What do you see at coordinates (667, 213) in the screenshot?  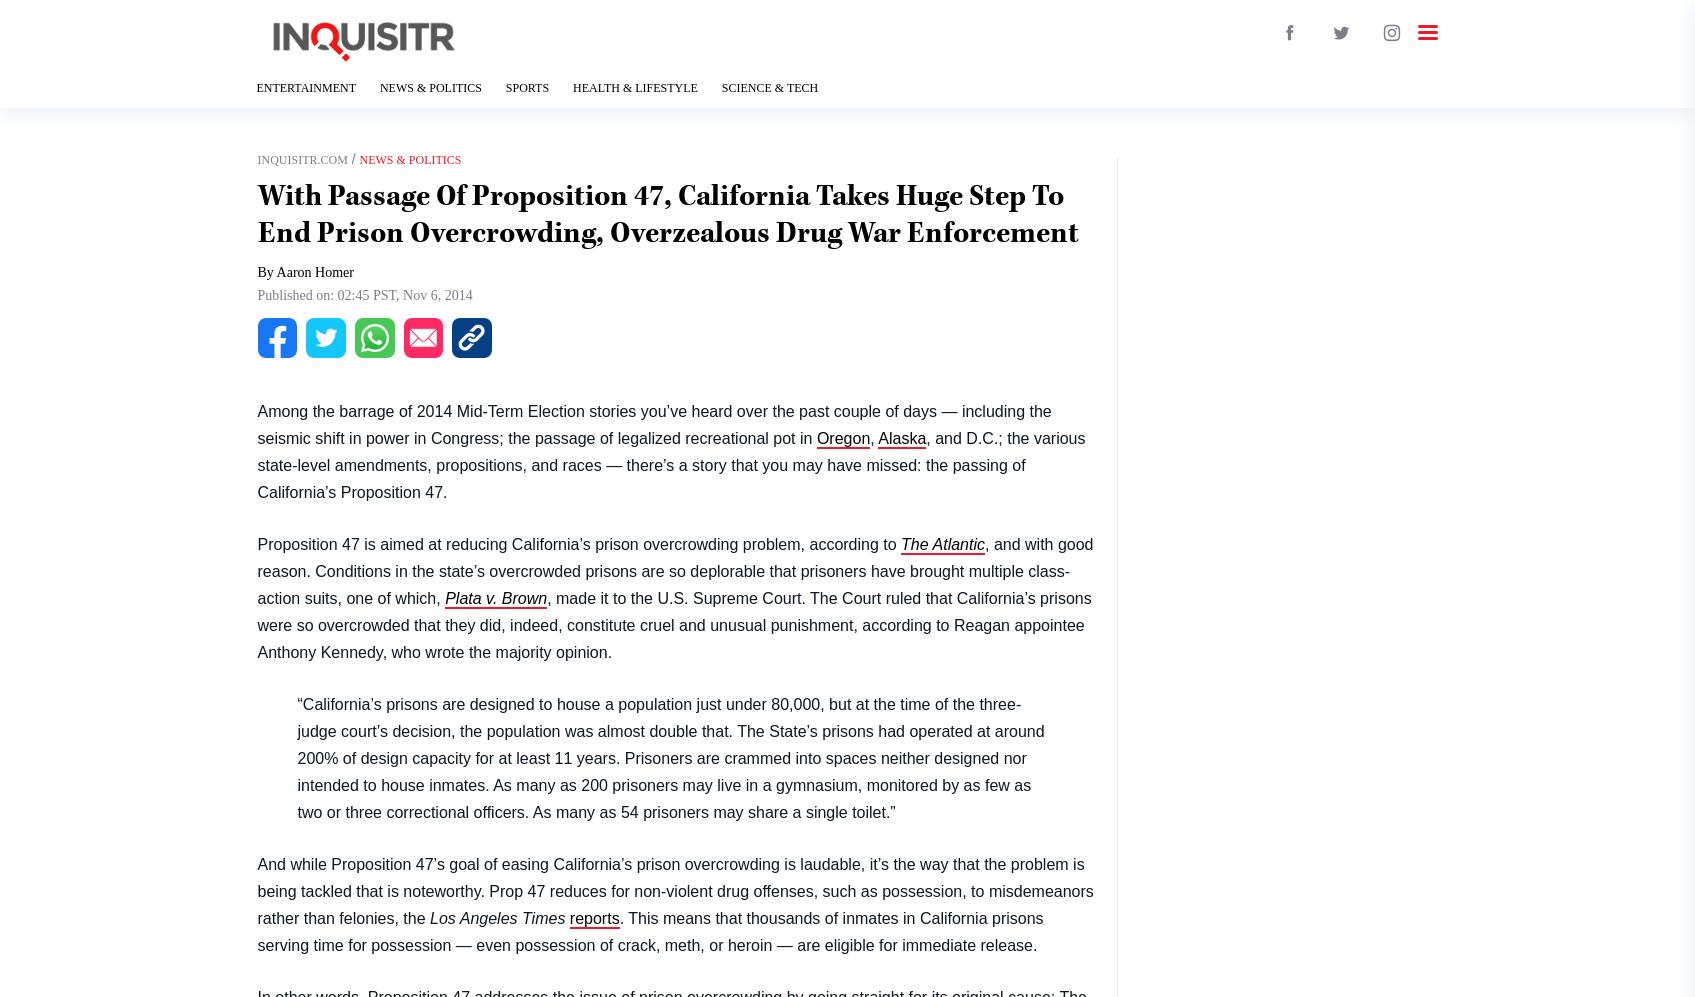 I see `'With Passage Of Proposition 47, California Takes Huge Step To End Prison Overcrowding, Overzealous Drug War Enforcement'` at bounding box center [667, 213].